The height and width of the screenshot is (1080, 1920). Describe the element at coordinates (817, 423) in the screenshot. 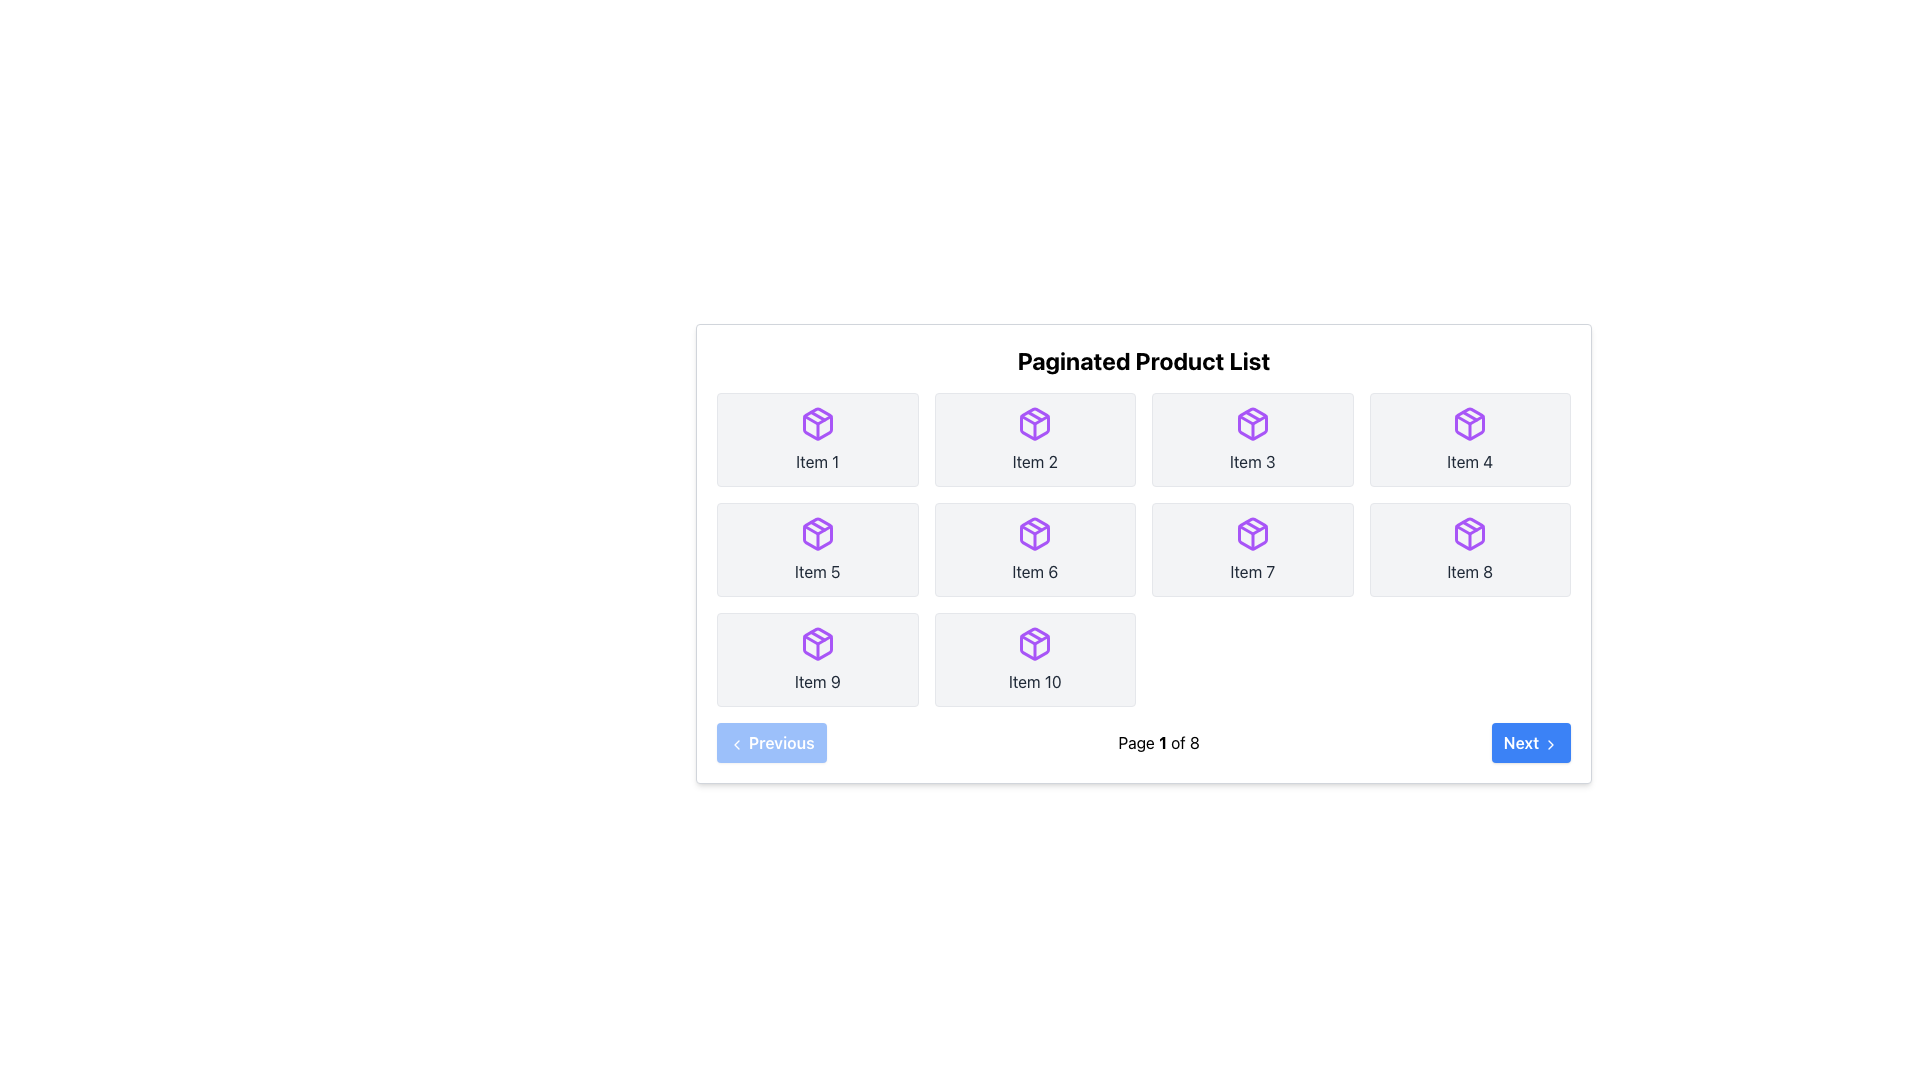

I see `the purple-colored package icon located in the first row and first column of the 'Paginated Product List', positioned above the 'Item 1' label` at that location.